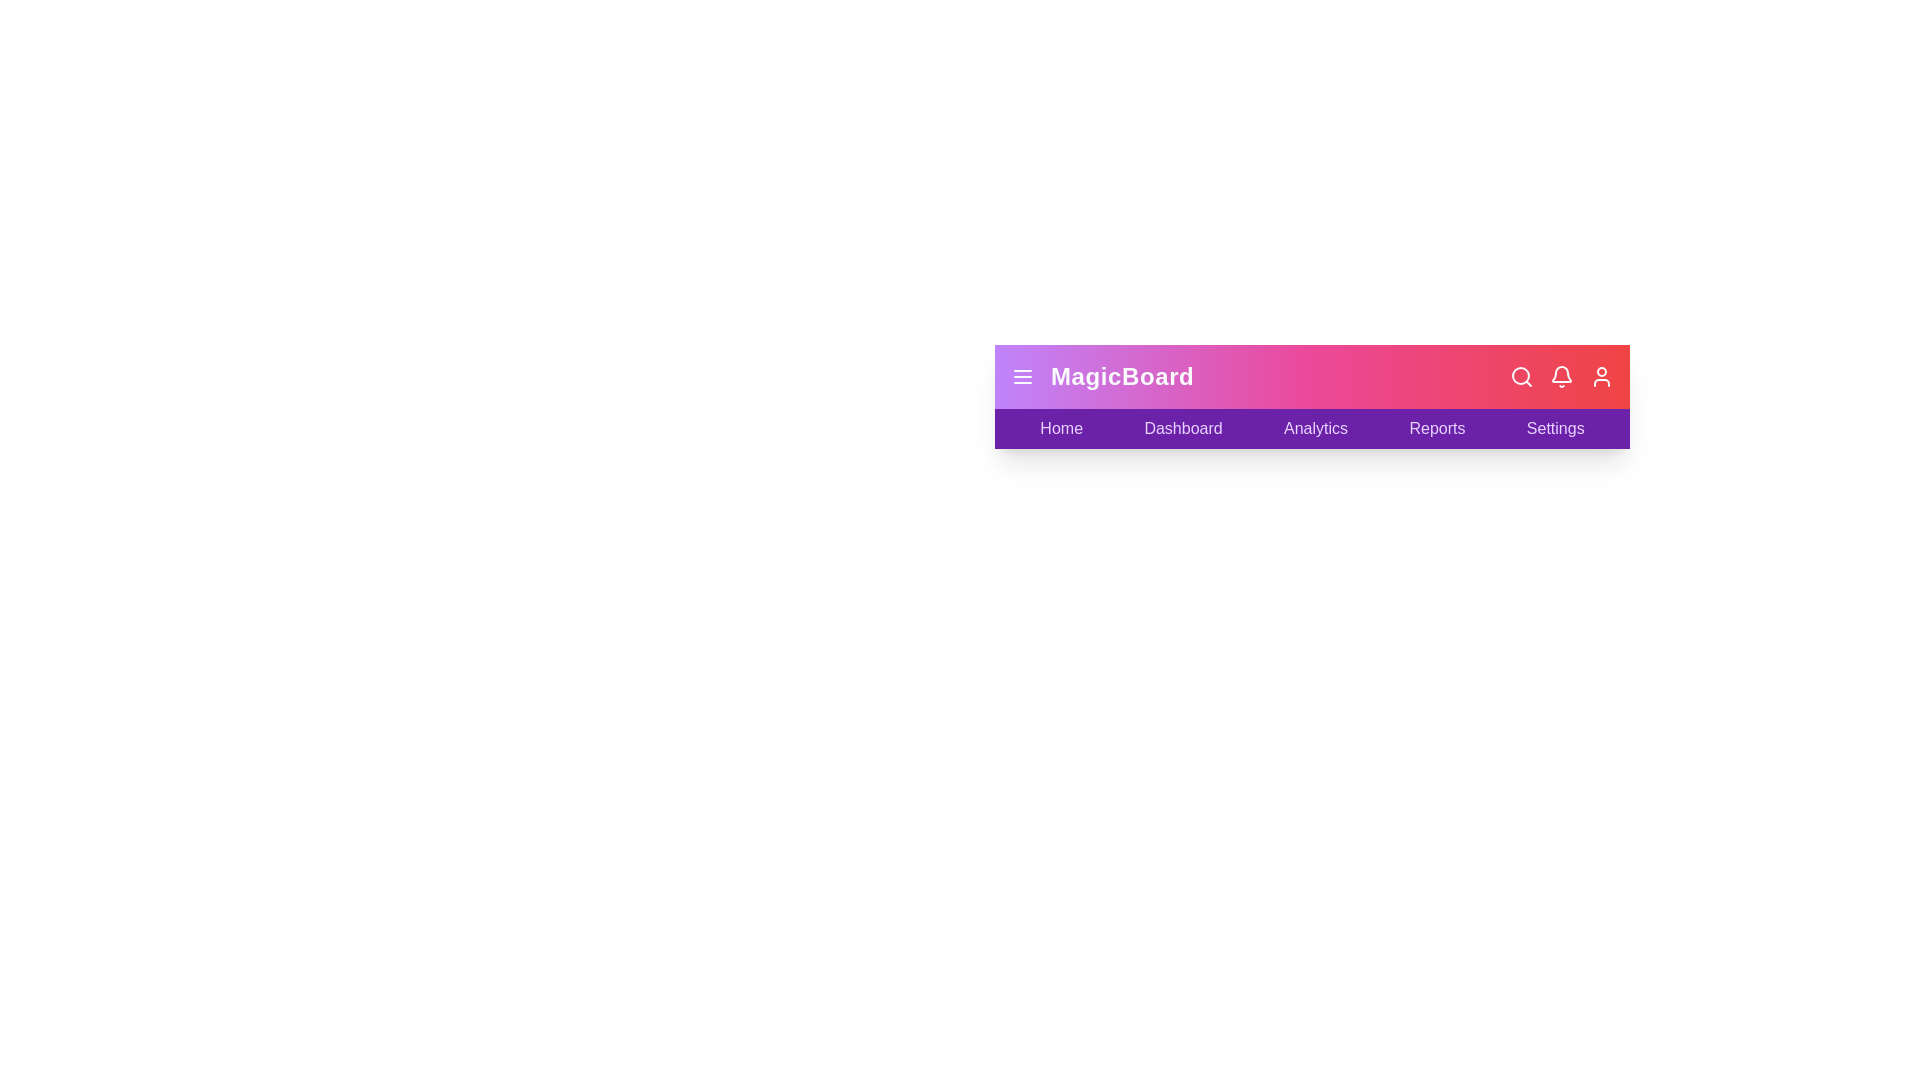 This screenshot has width=1920, height=1080. What do you see at coordinates (1554, 427) in the screenshot?
I see `the Settings label to navigate to the respective section` at bounding box center [1554, 427].